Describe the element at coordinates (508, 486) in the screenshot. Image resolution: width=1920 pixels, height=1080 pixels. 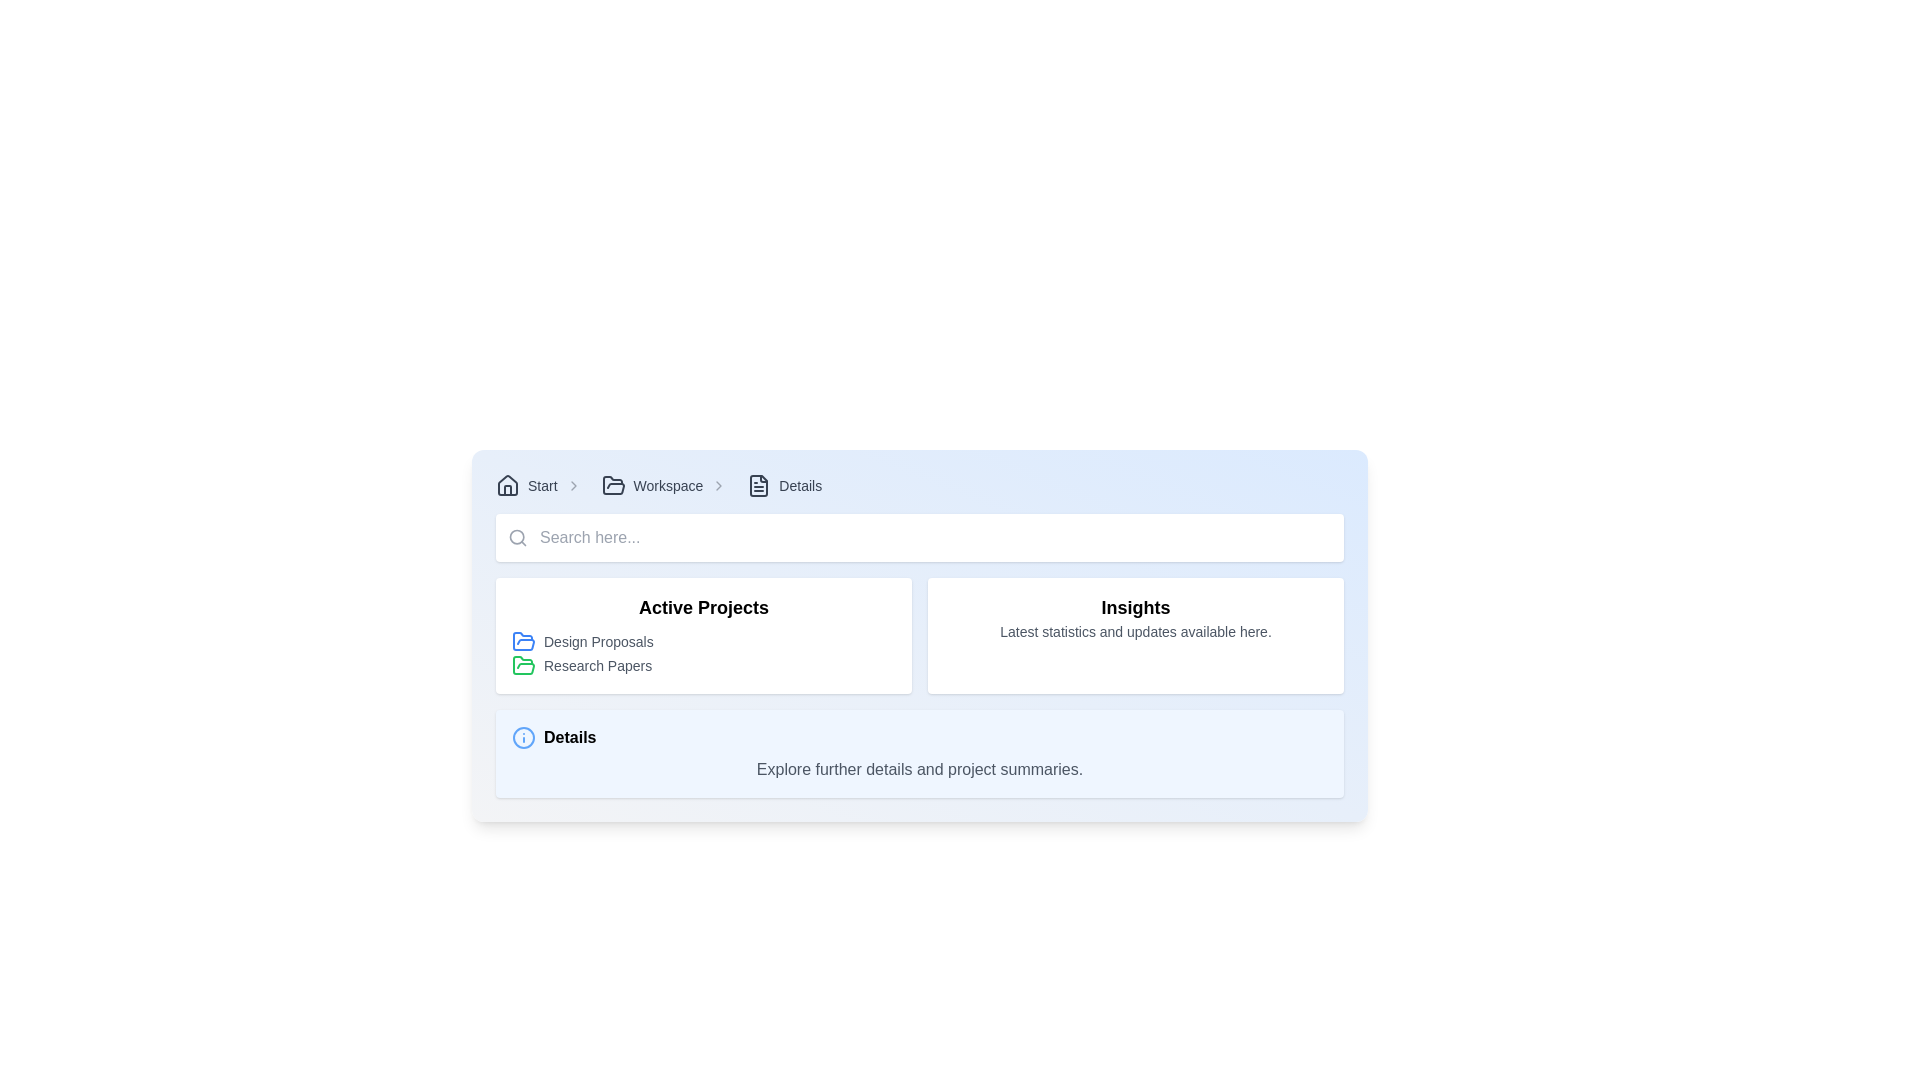
I see `the house icon located in the navigation breadcrumb labeled 'Start'` at that location.